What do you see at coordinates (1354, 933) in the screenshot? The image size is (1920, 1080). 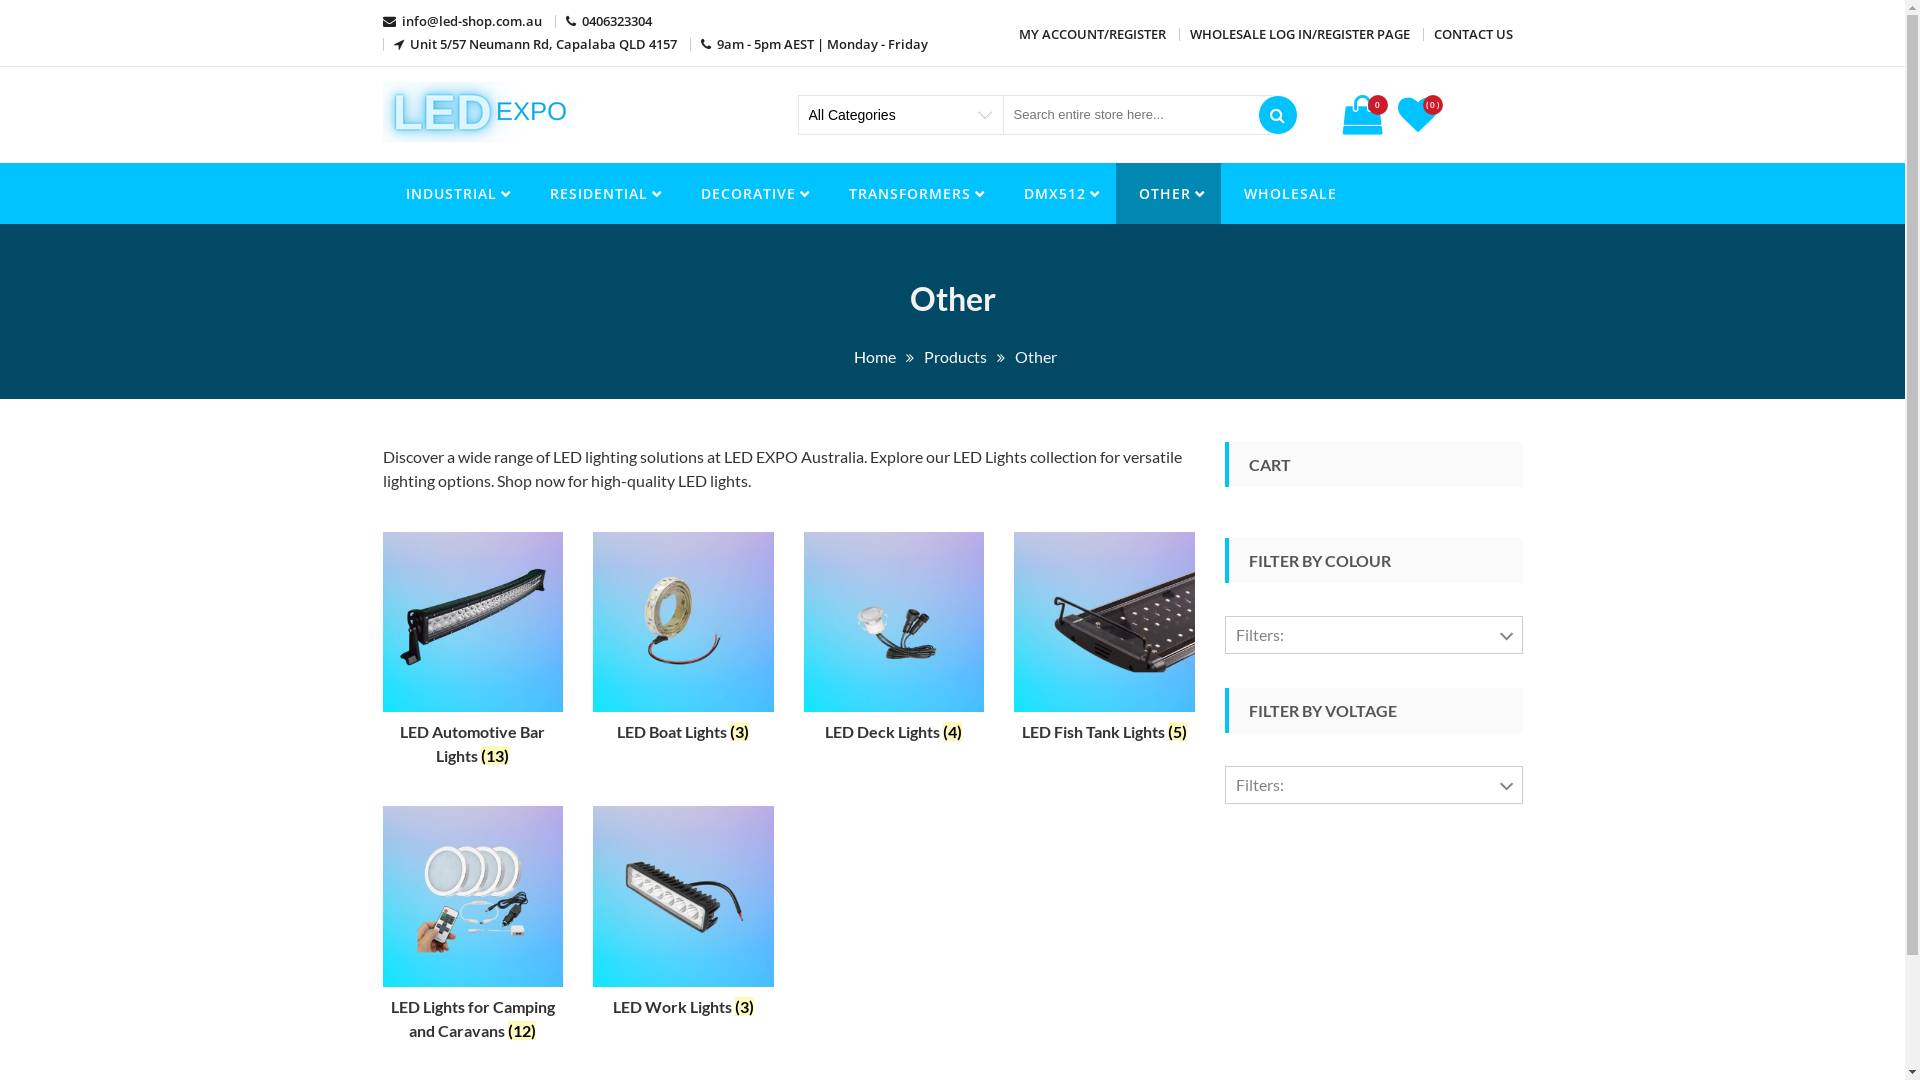 I see `'Warm White (3000-3500K) 7'` at bounding box center [1354, 933].